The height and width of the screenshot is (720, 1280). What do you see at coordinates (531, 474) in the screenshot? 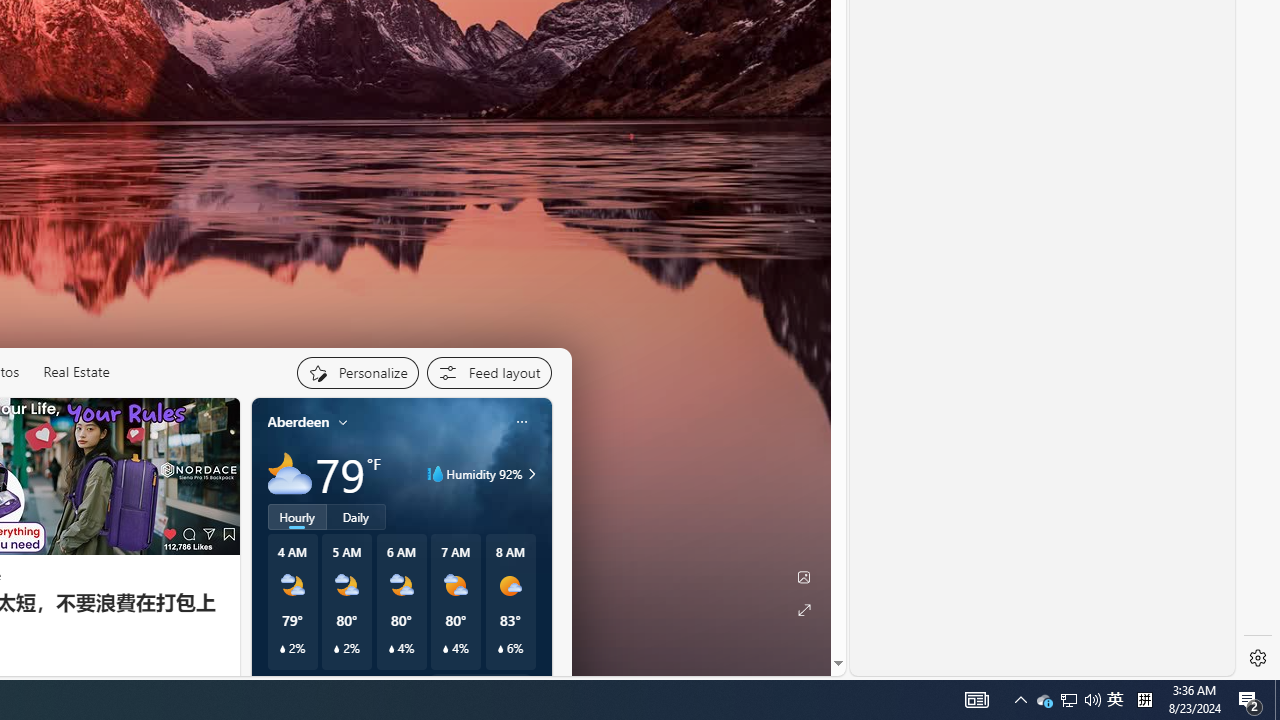
I see `'Class: weather-arrow-glyph'` at bounding box center [531, 474].